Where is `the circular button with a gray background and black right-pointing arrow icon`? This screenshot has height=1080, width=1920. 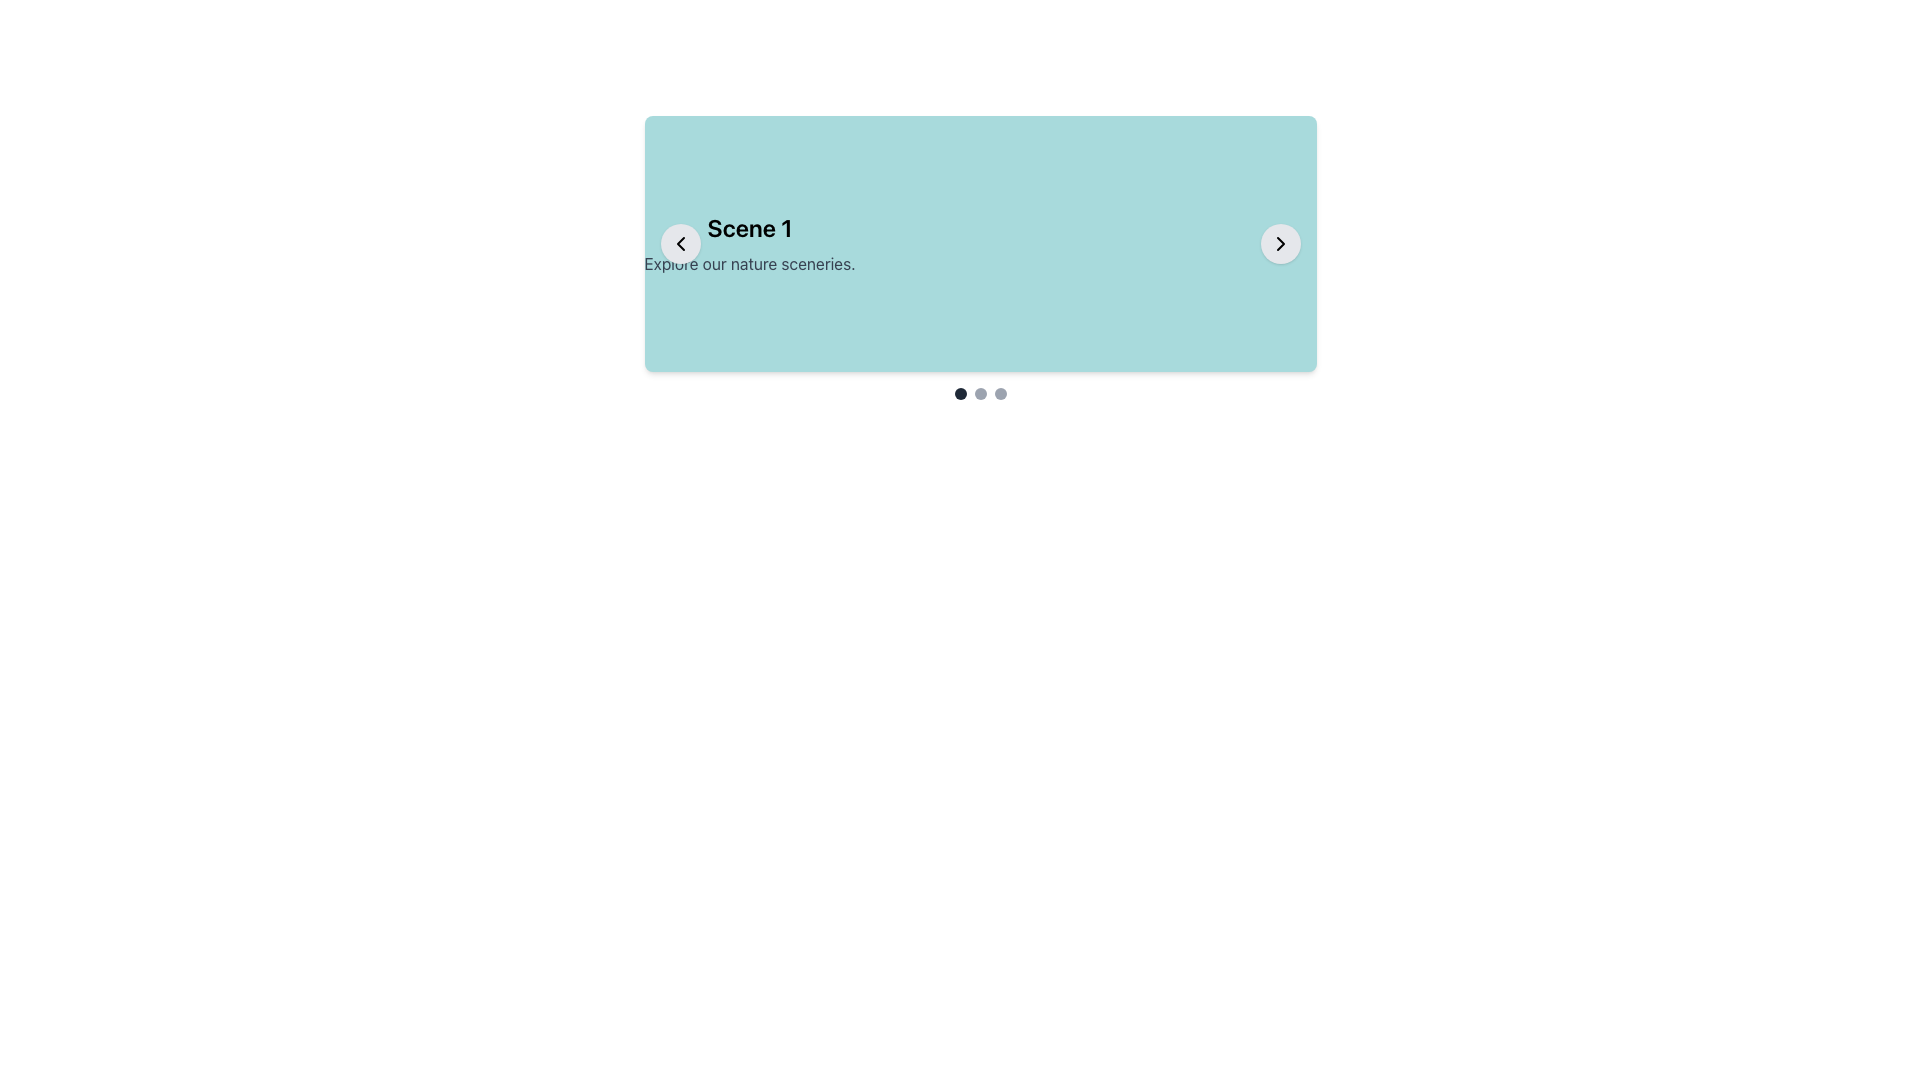 the circular button with a gray background and black right-pointing arrow icon is located at coordinates (1280, 242).